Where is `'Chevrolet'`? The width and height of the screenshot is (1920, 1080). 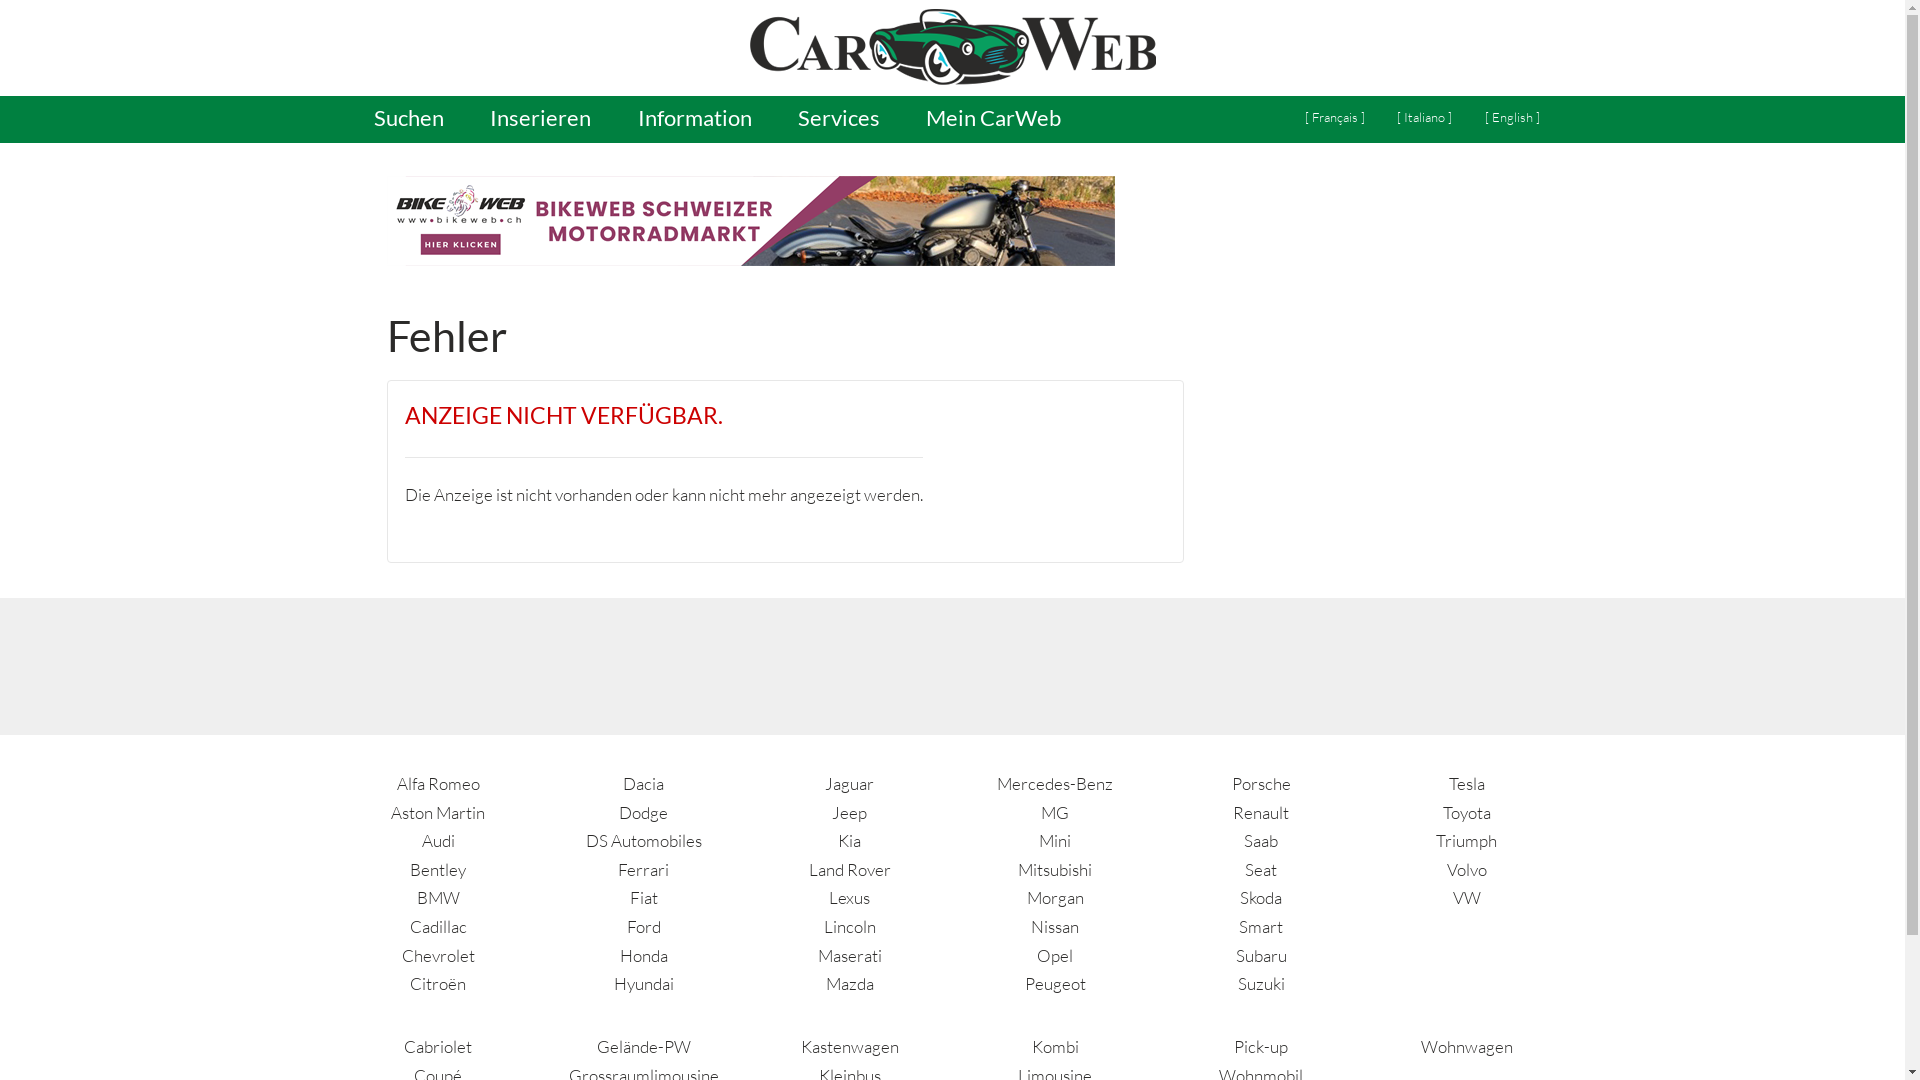 'Chevrolet' is located at coordinates (437, 954).